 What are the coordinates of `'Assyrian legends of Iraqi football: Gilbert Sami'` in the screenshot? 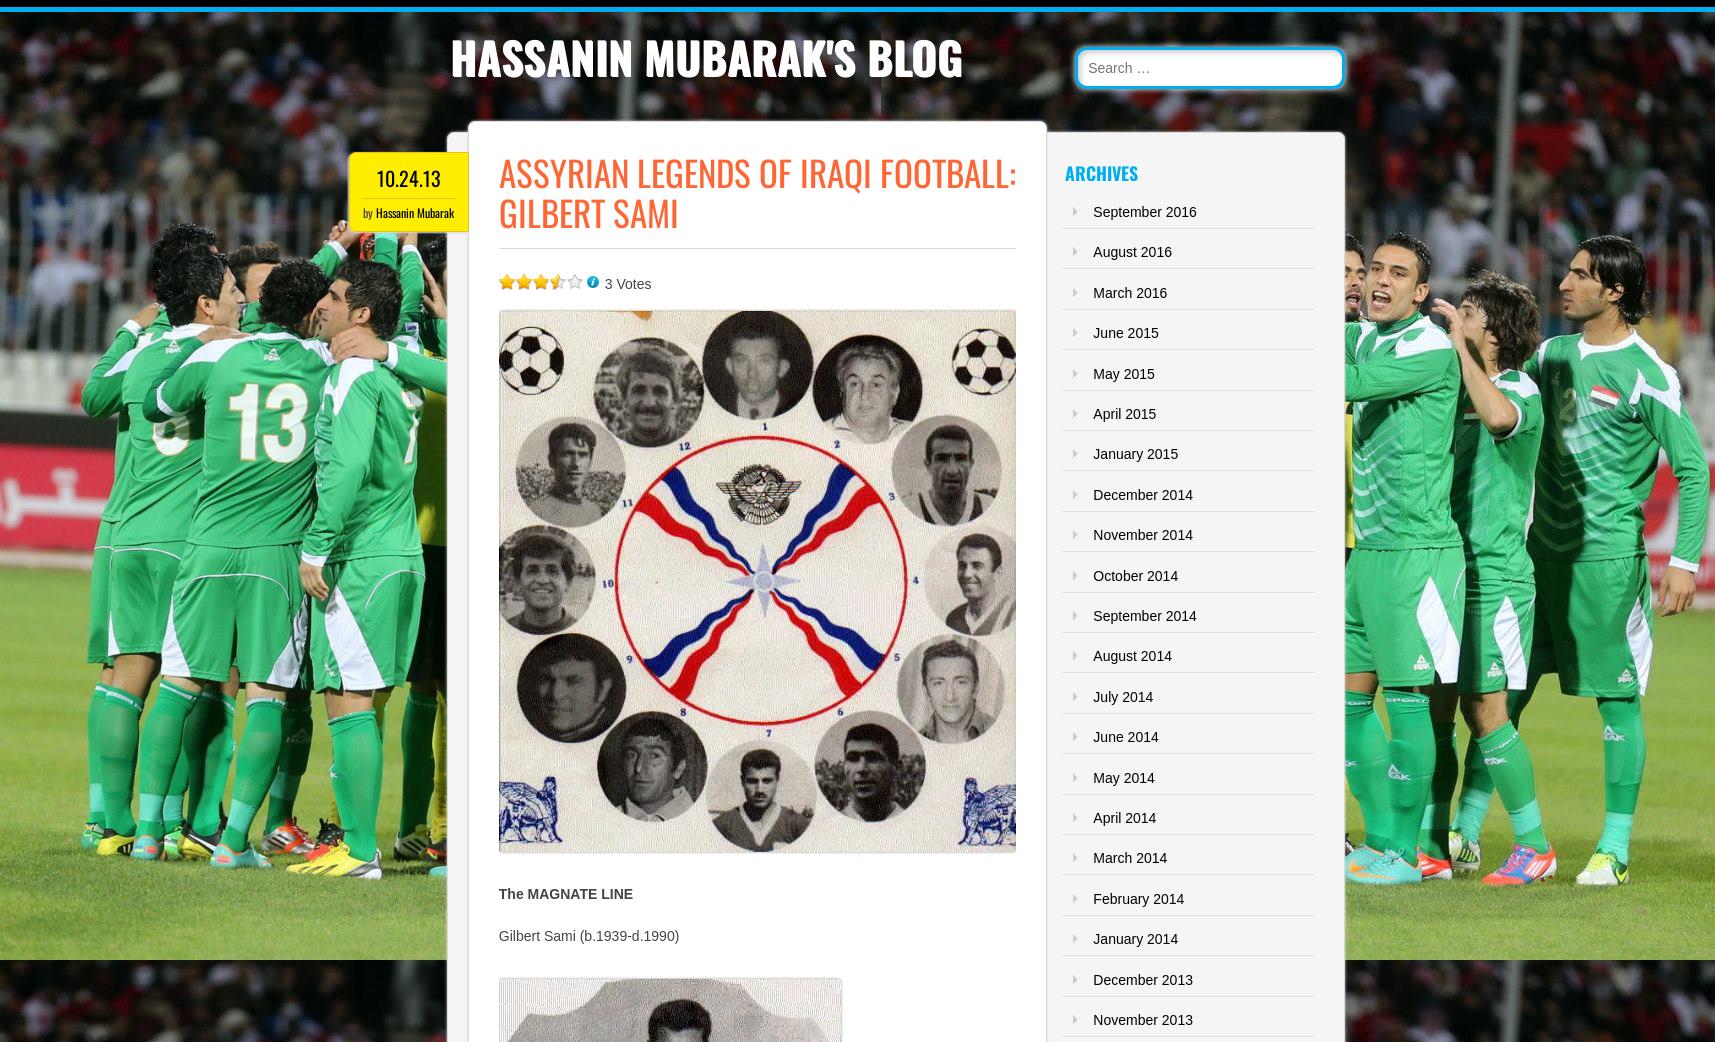 It's located at (755, 191).